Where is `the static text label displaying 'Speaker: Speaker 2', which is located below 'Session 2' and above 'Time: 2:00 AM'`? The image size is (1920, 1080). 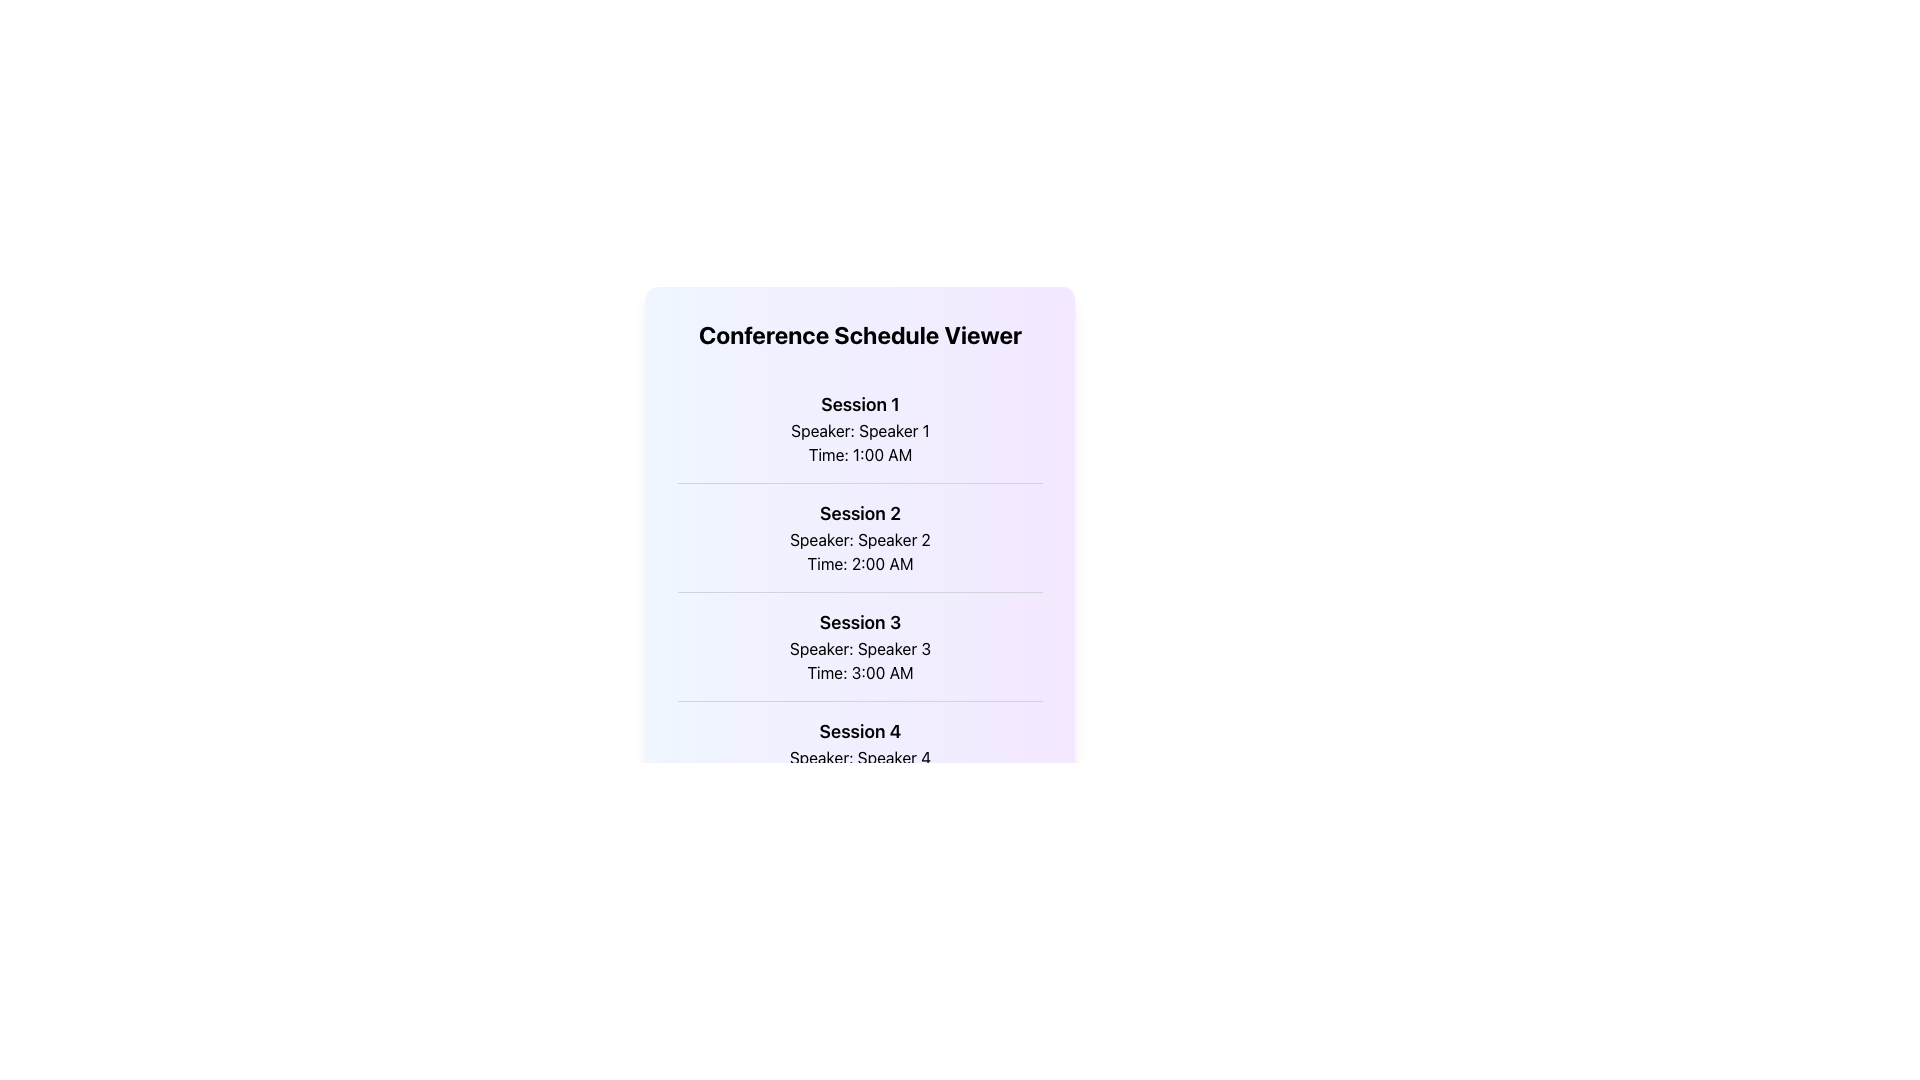 the static text label displaying 'Speaker: Speaker 2', which is located below 'Session 2' and above 'Time: 2:00 AM' is located at coordinates (860, 540).